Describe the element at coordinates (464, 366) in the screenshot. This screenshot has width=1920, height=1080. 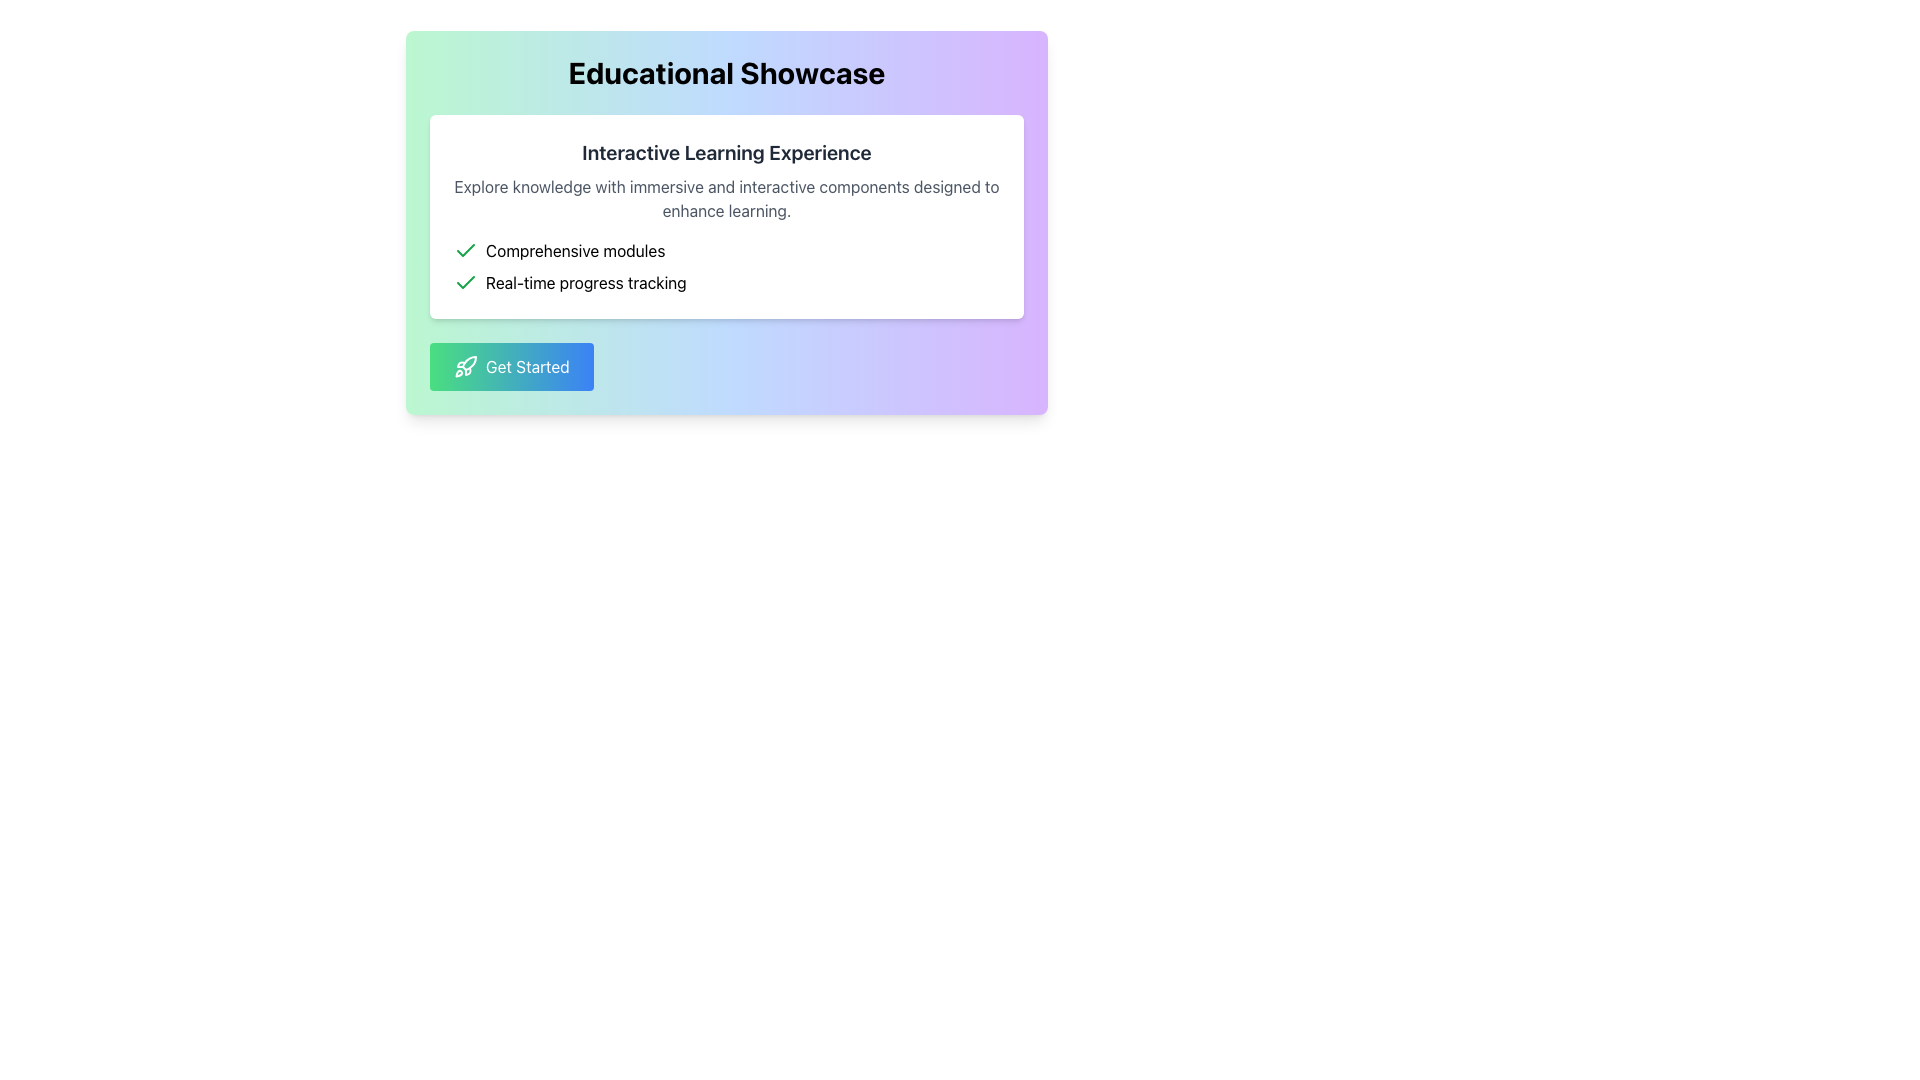
I see `the SVG Icon located within the 'Get Started' button at the bottom left of the 'Educational Showcase' card component` at that location.